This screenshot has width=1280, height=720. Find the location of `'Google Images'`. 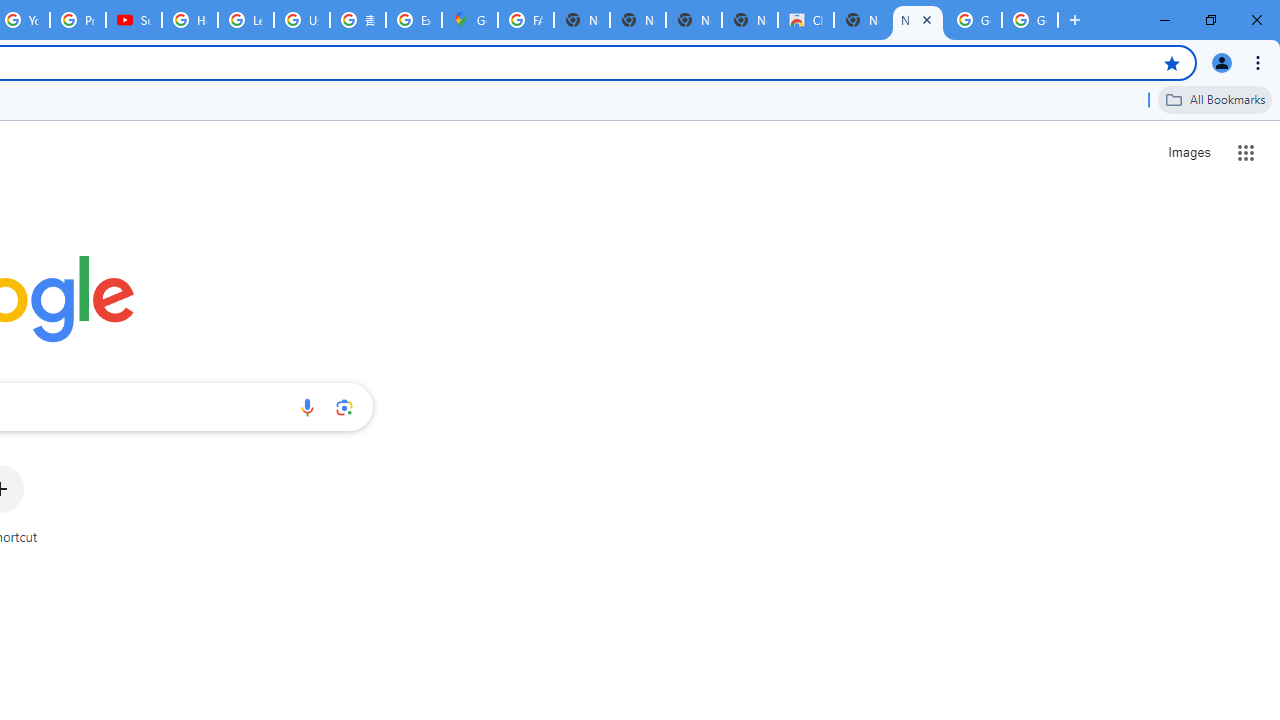

'Google Images' is located at coordinates (1030, 20).